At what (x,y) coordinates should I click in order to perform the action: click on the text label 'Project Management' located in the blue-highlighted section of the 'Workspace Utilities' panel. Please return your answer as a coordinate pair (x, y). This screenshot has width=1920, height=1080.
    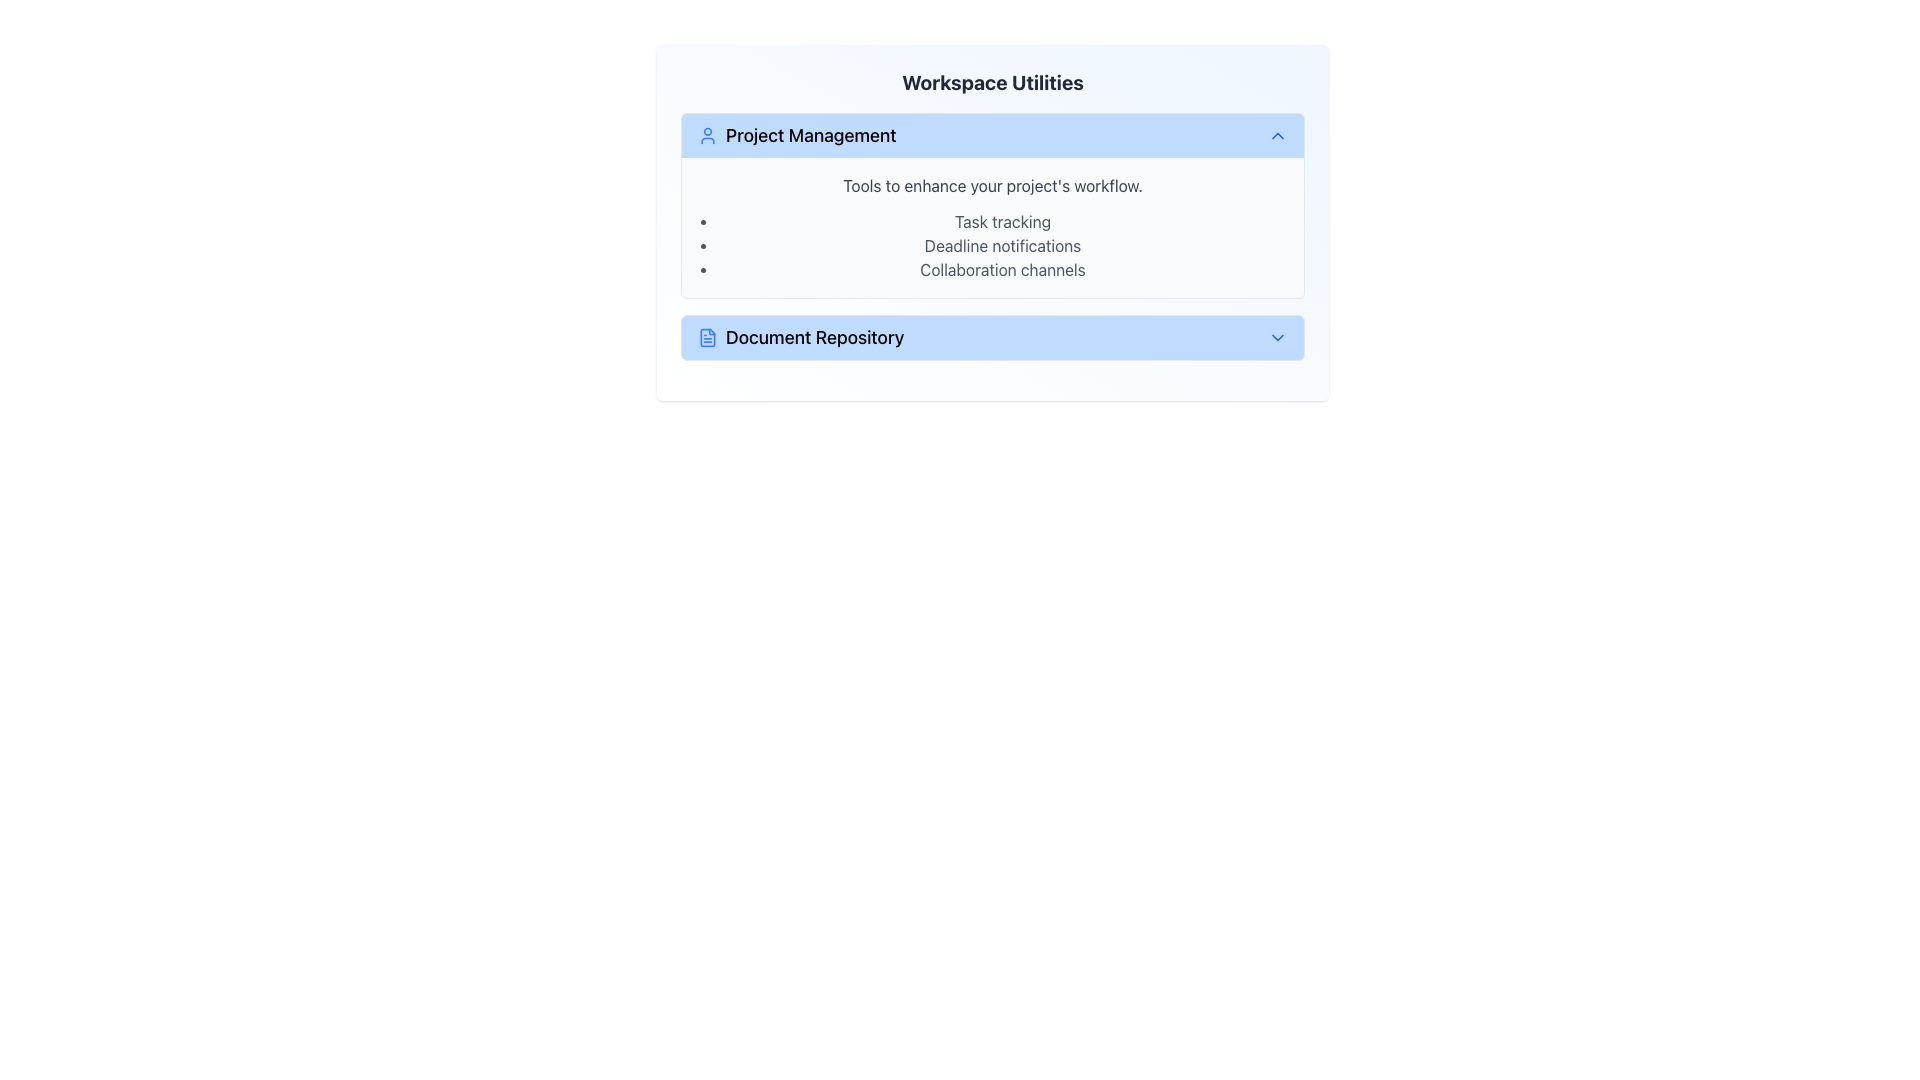
    Looking at the image, I should click on (811, 135).